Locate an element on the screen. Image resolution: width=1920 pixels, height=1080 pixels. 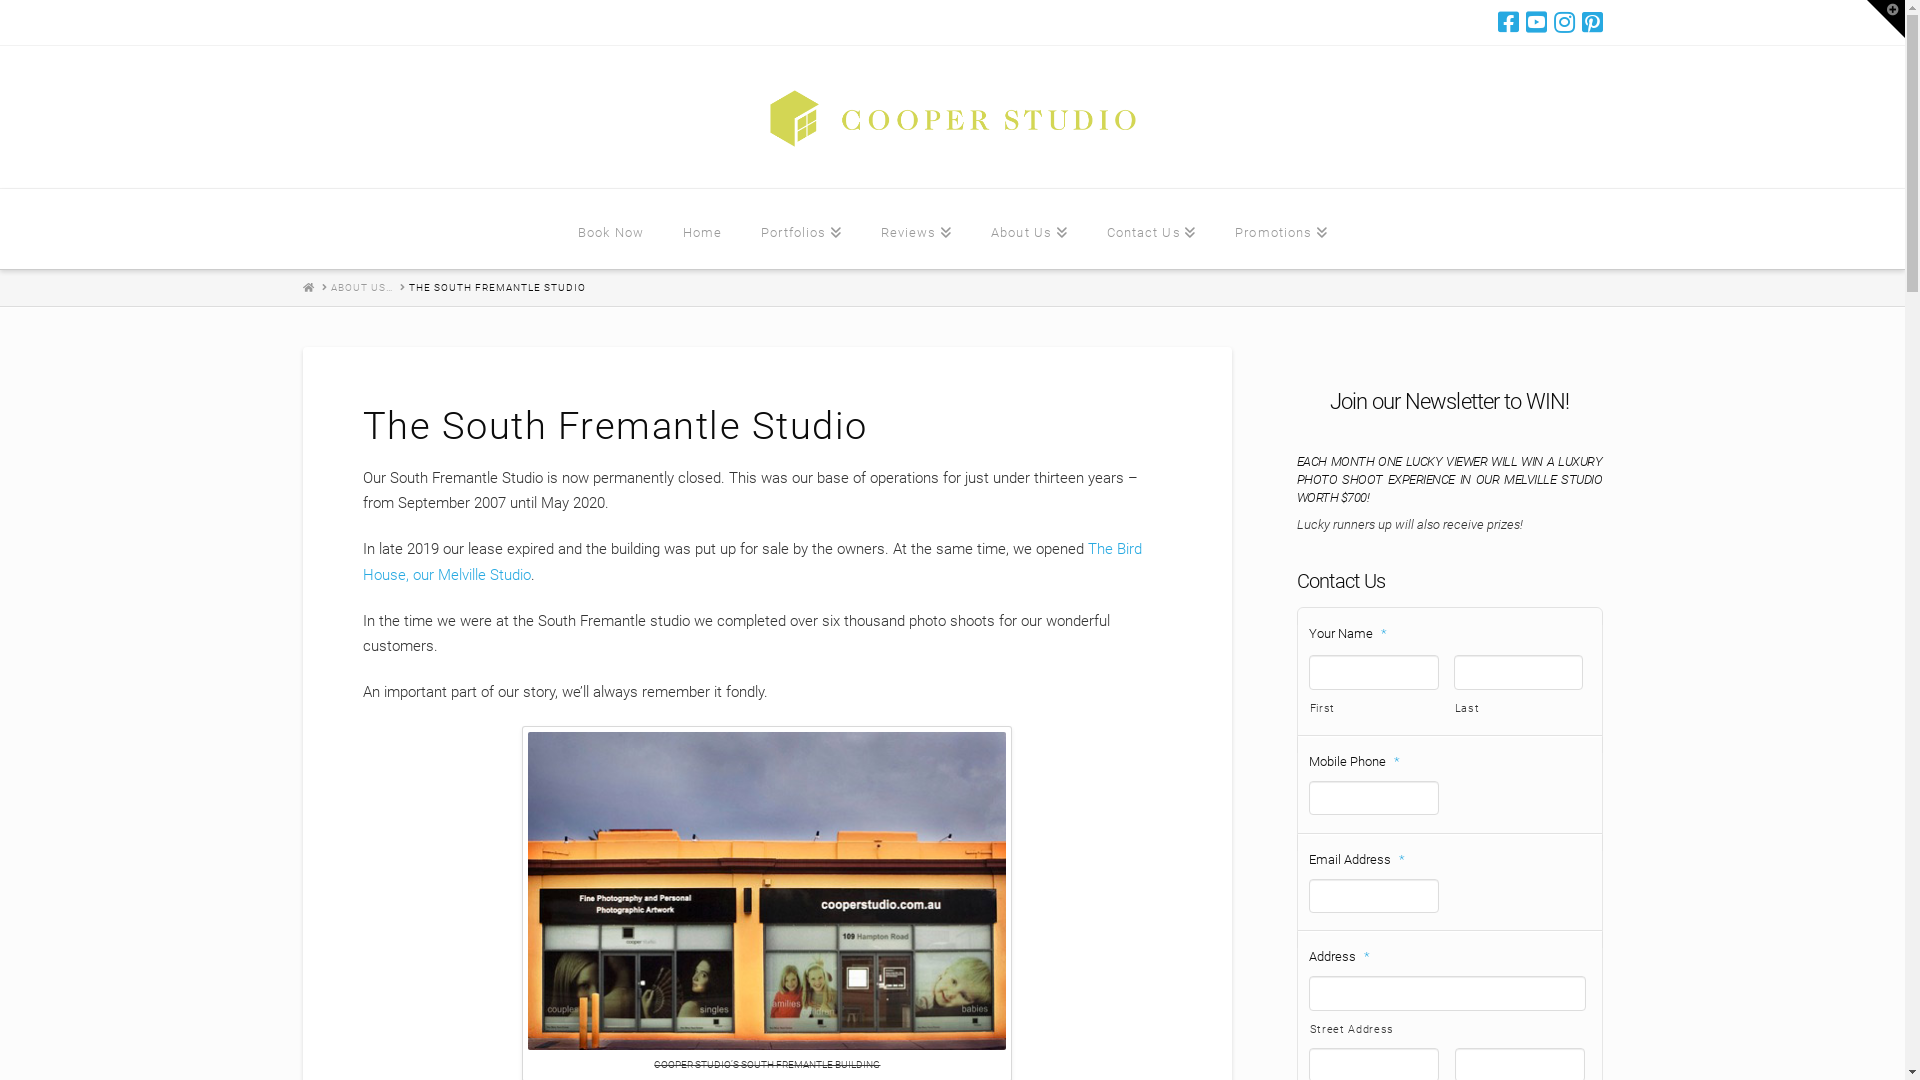
'HOME' is located at coordinates (301, 287).